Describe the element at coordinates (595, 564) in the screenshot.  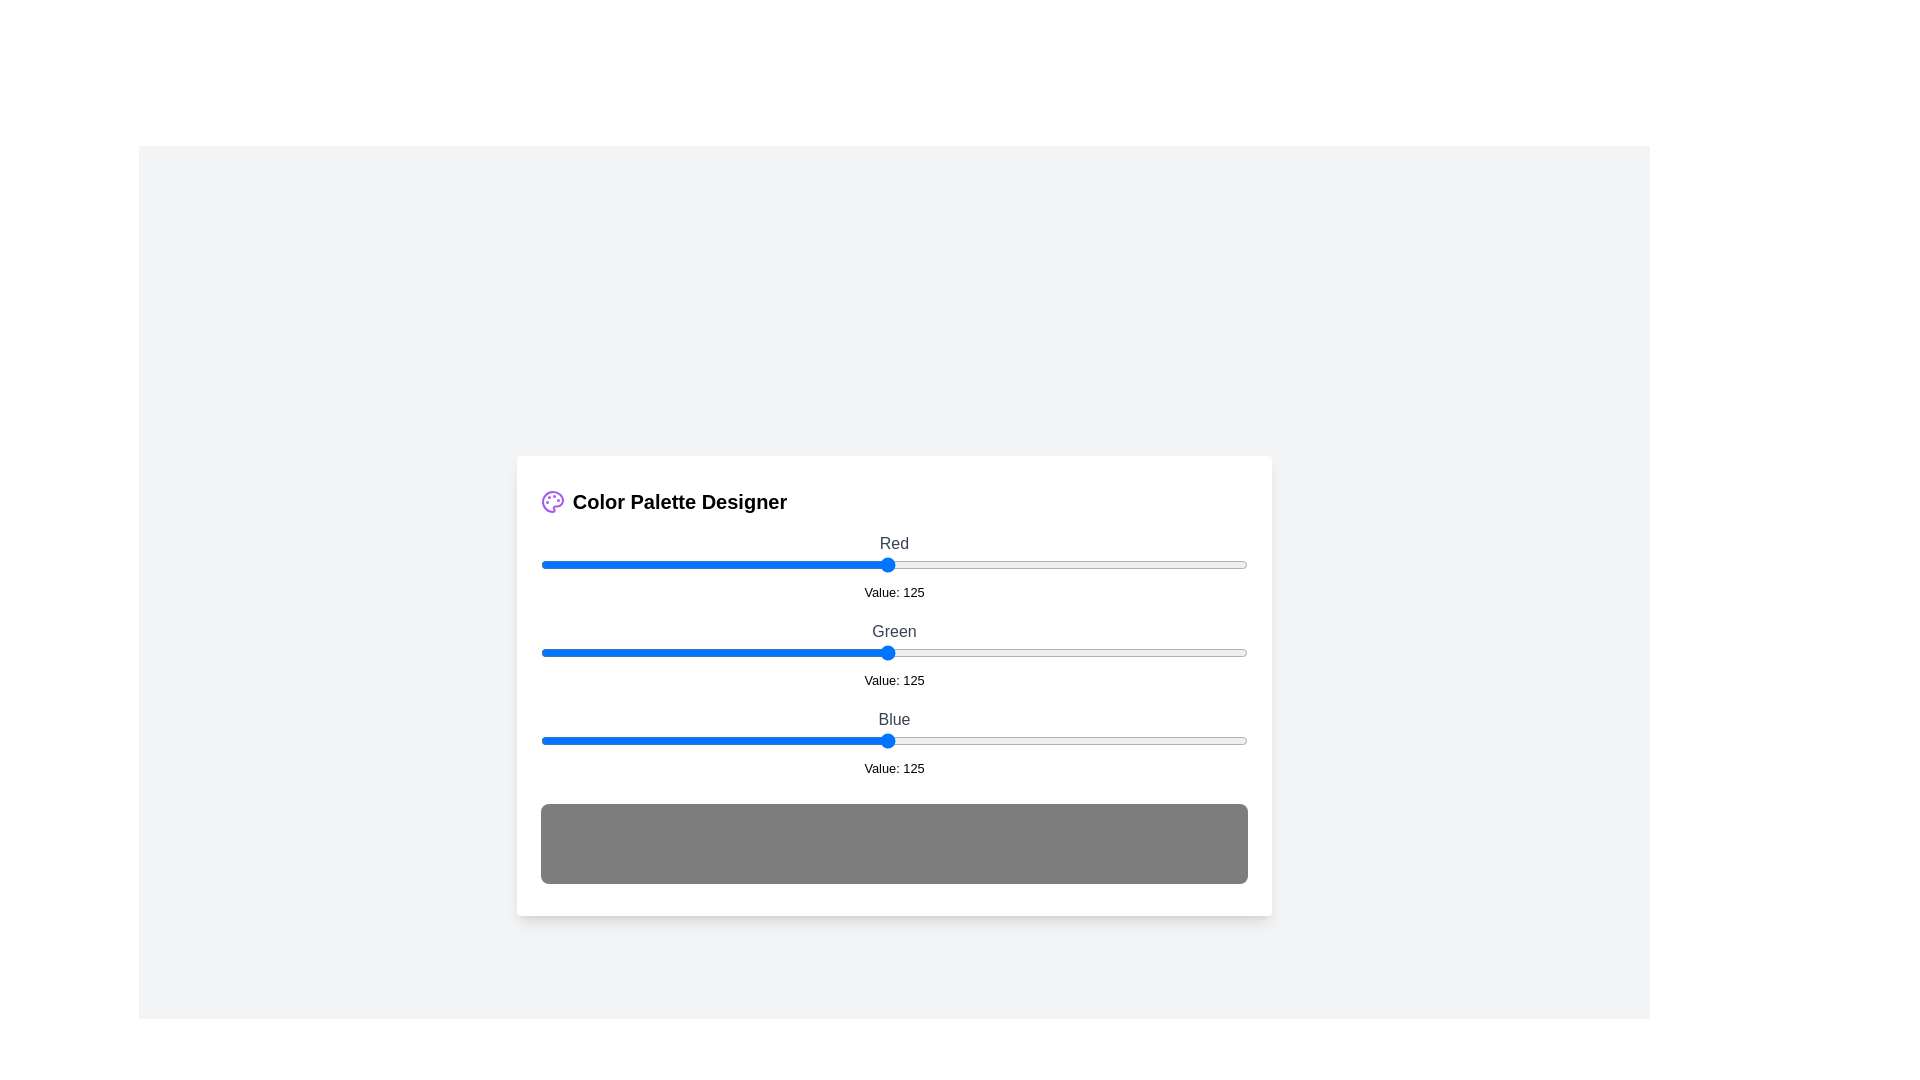
I see `the 0 slider to 20 to observe the updated color preview` at that location.